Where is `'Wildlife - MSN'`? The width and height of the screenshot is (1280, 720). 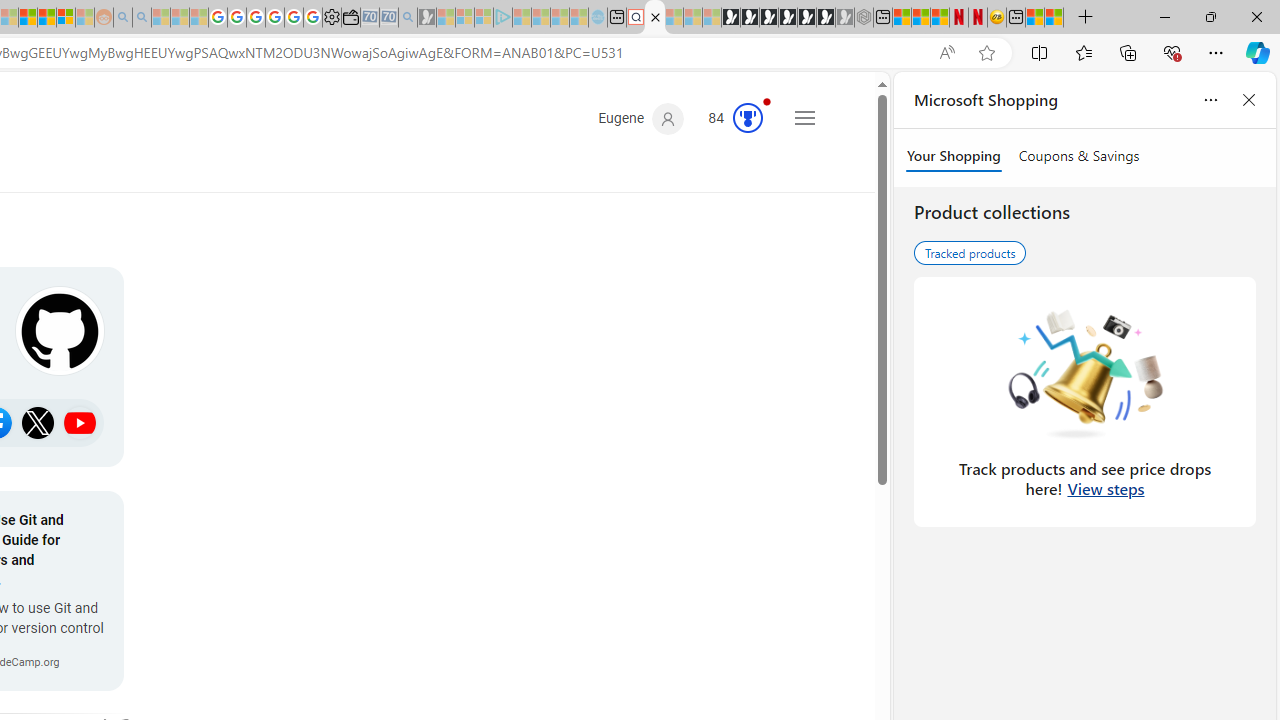 'Wildlife - MSN' is located at coordinates (1035, 17).